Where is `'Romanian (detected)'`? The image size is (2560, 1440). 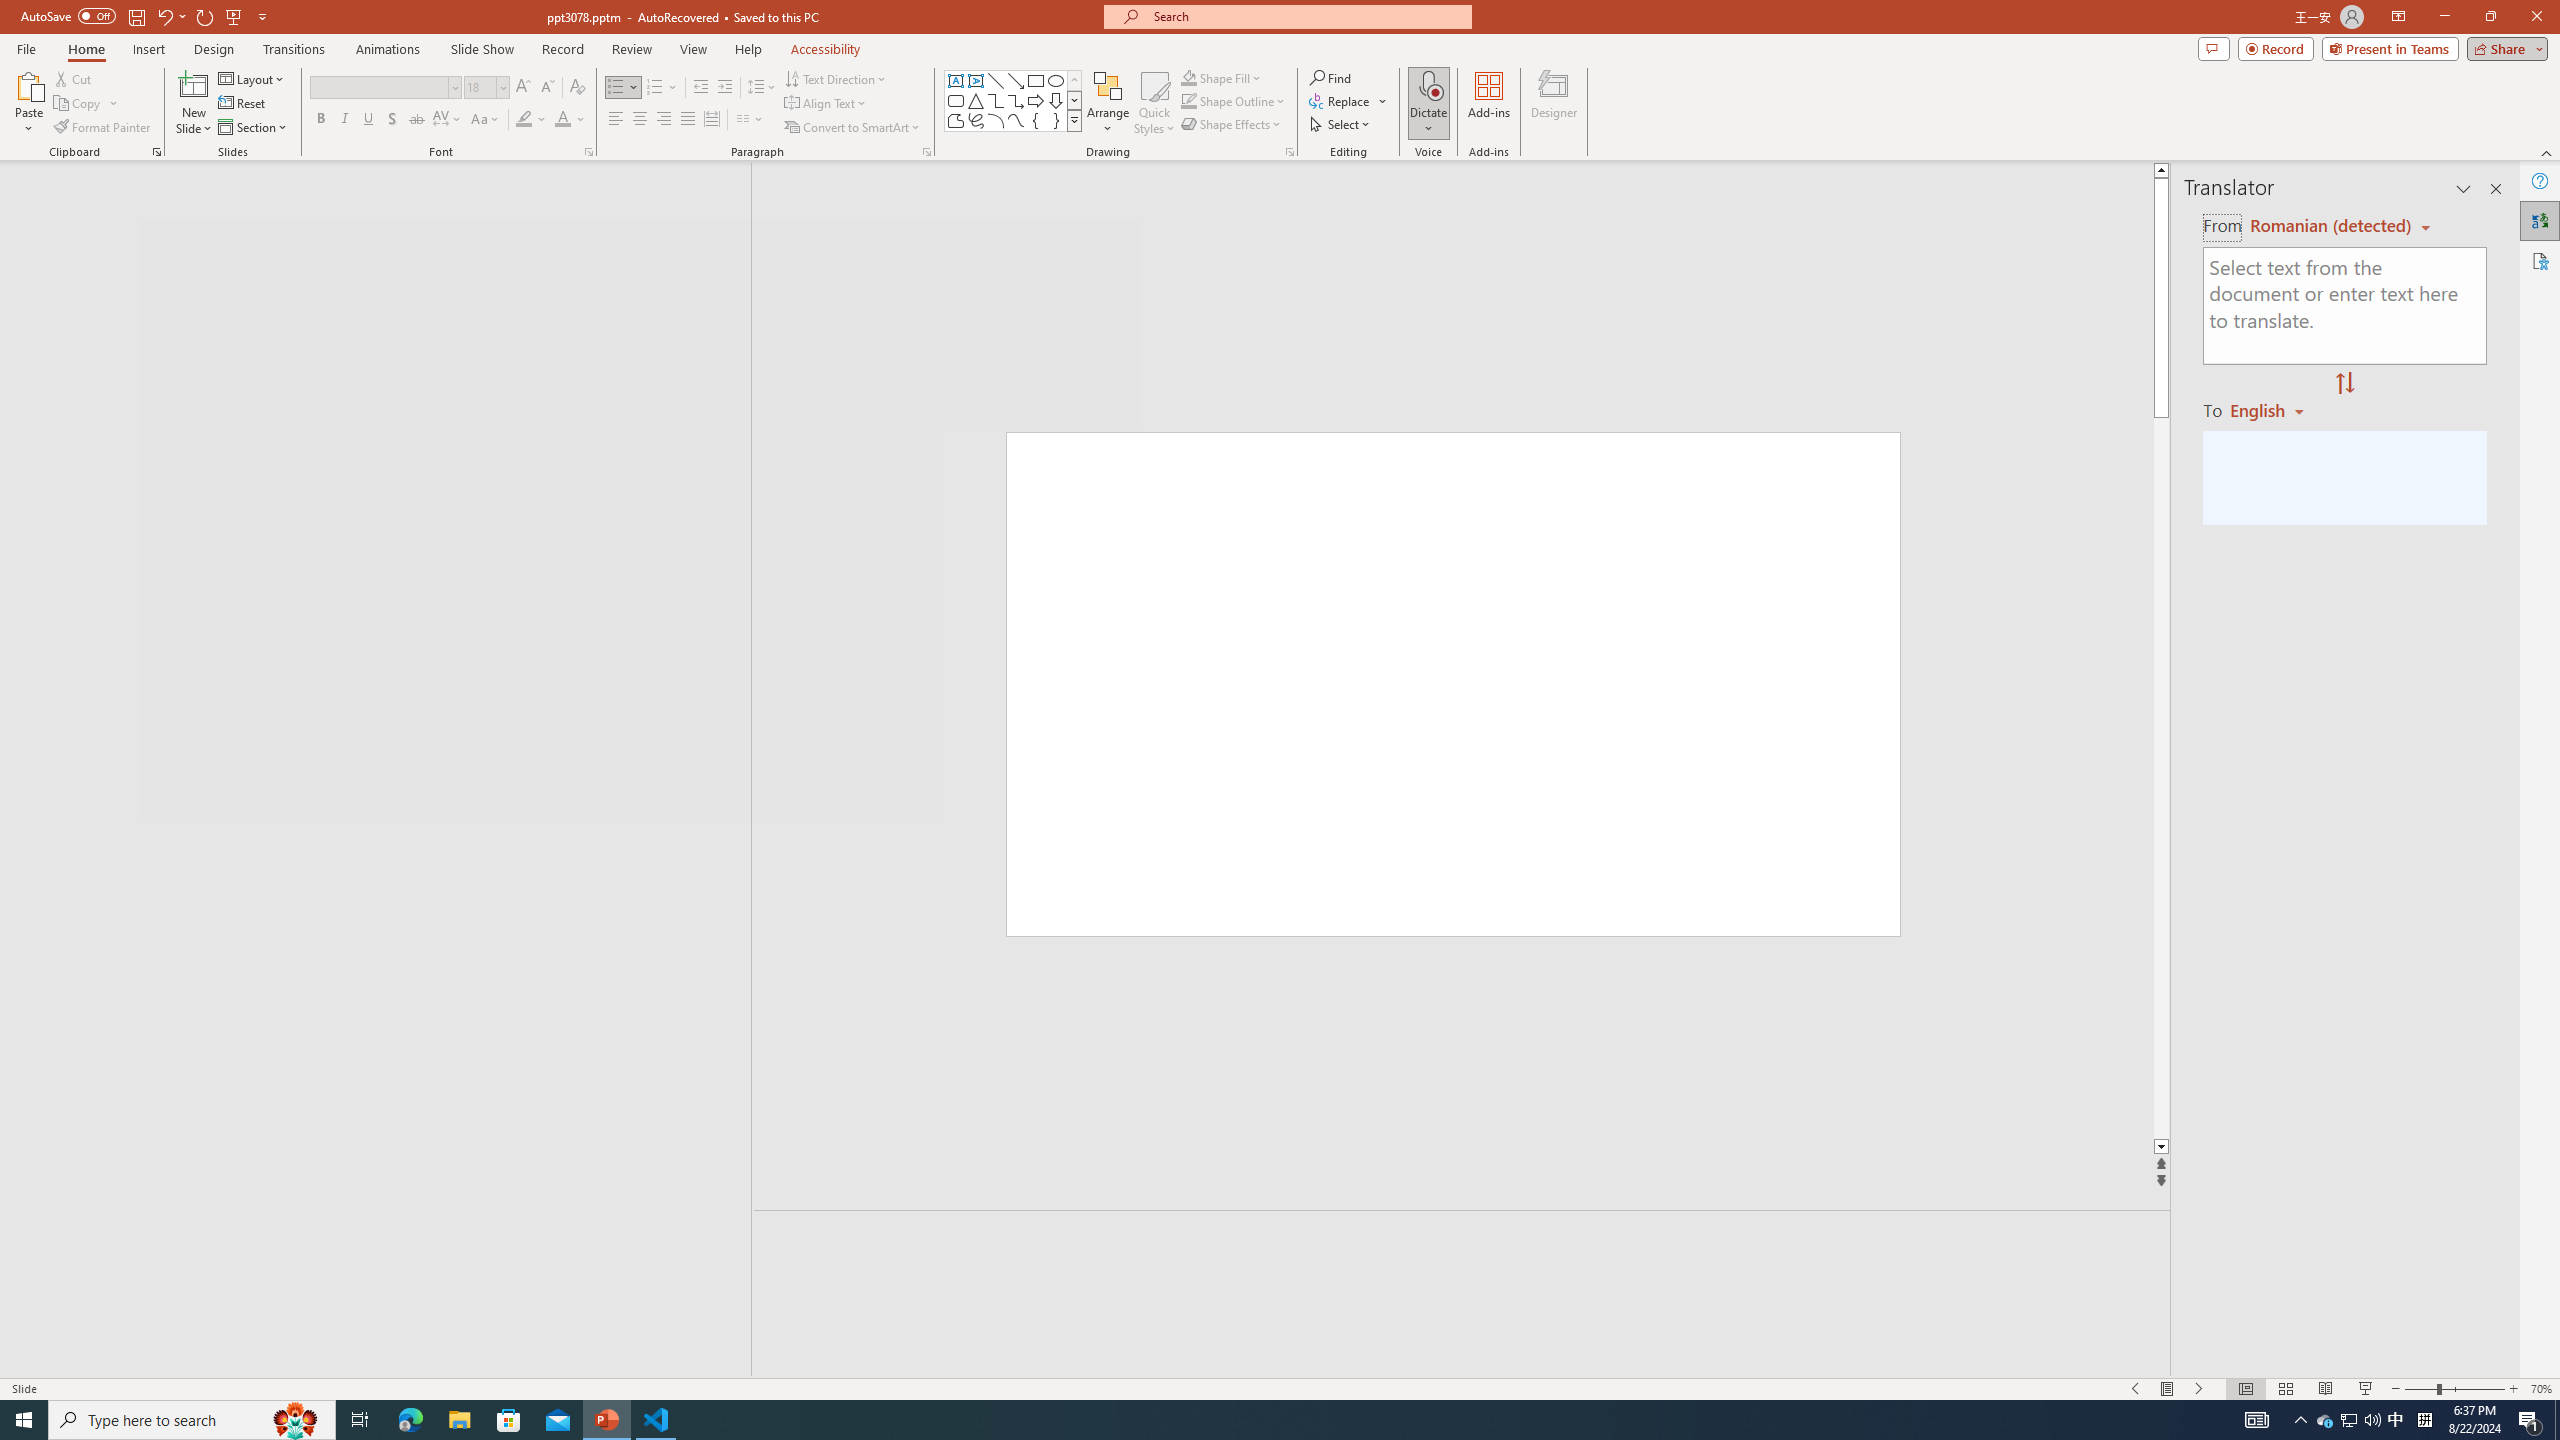
'Romanian (detected)' is located at coordinates (2327, 225).